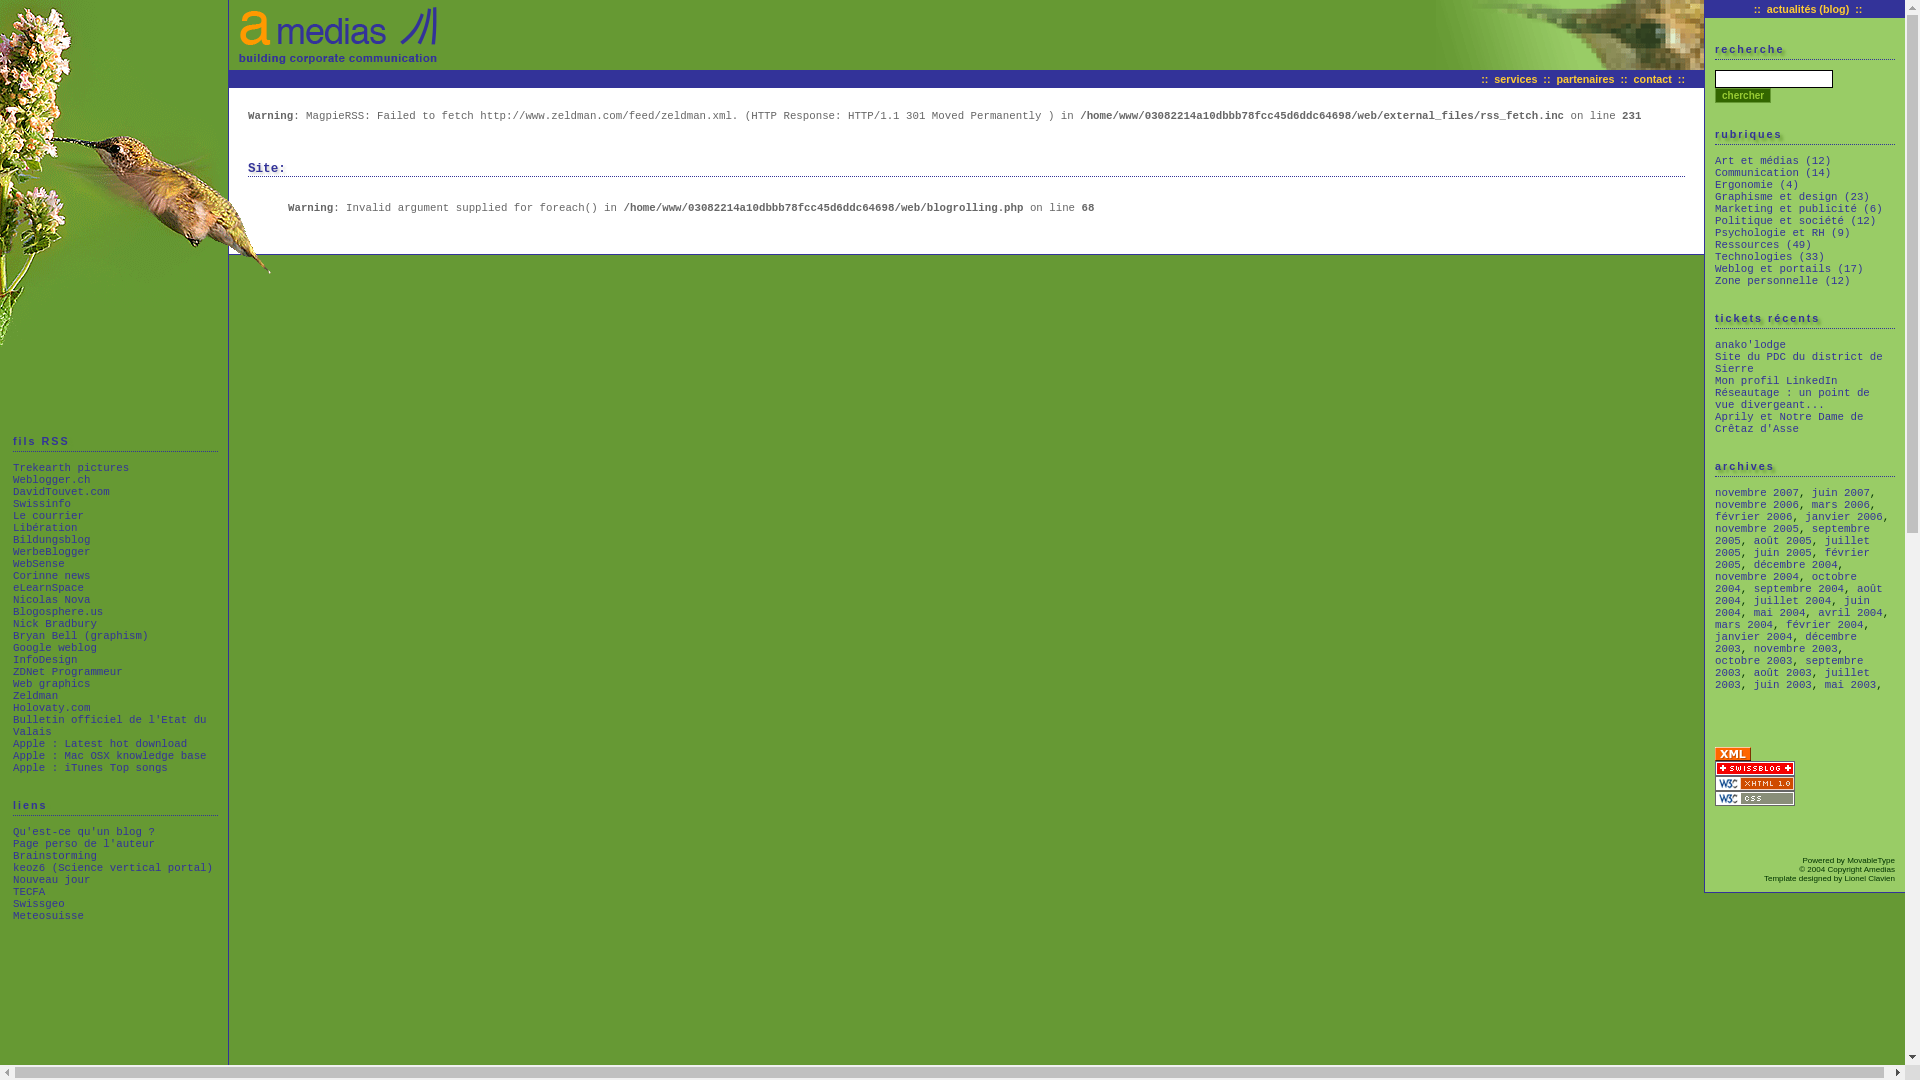 This screenshot has height=1080, width=1920. What do you see at coordinates (54, 855) in the screenshot?
I see `'Brainstorming'` at bounding box center [54, 855].